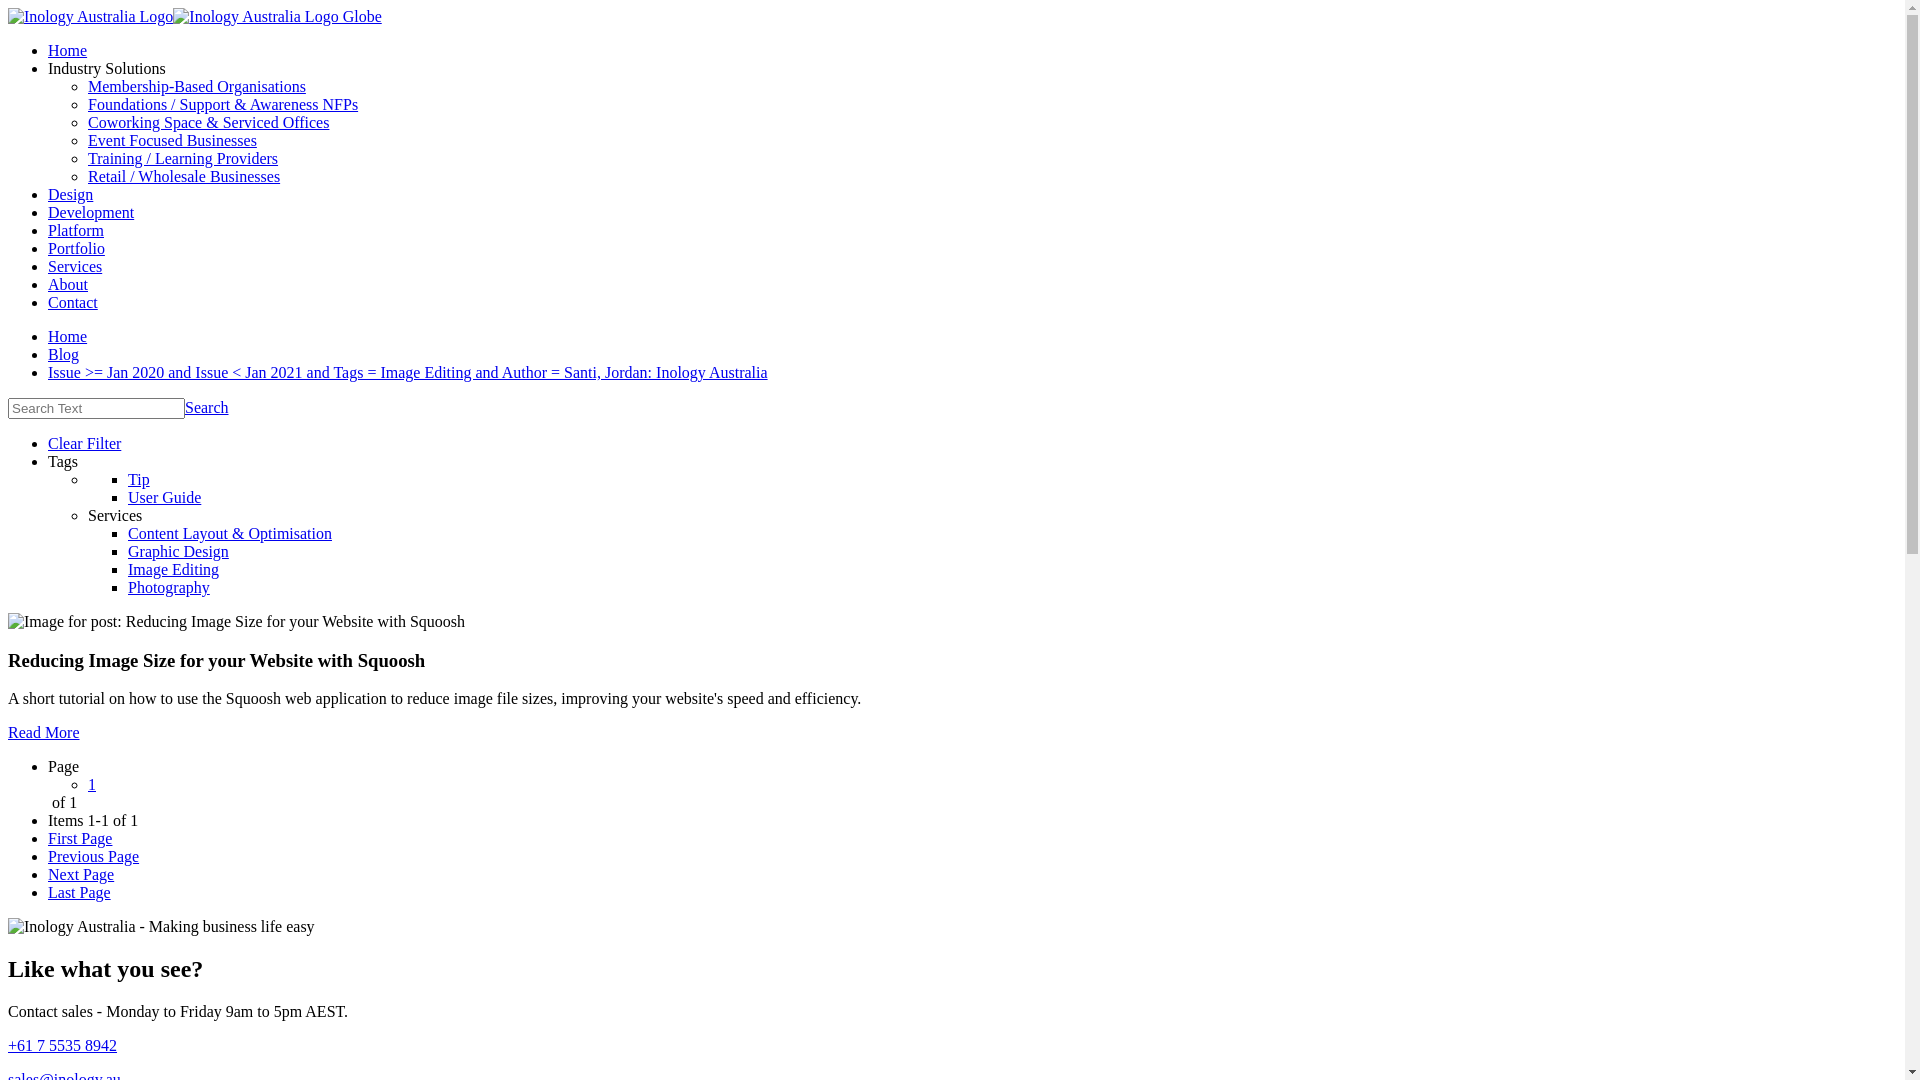 The width and height of the screenshot is (1920, 1080). Describe the element at coordinates (48, 442) in the screenshot. I see `'Clear Filter'` at that location.